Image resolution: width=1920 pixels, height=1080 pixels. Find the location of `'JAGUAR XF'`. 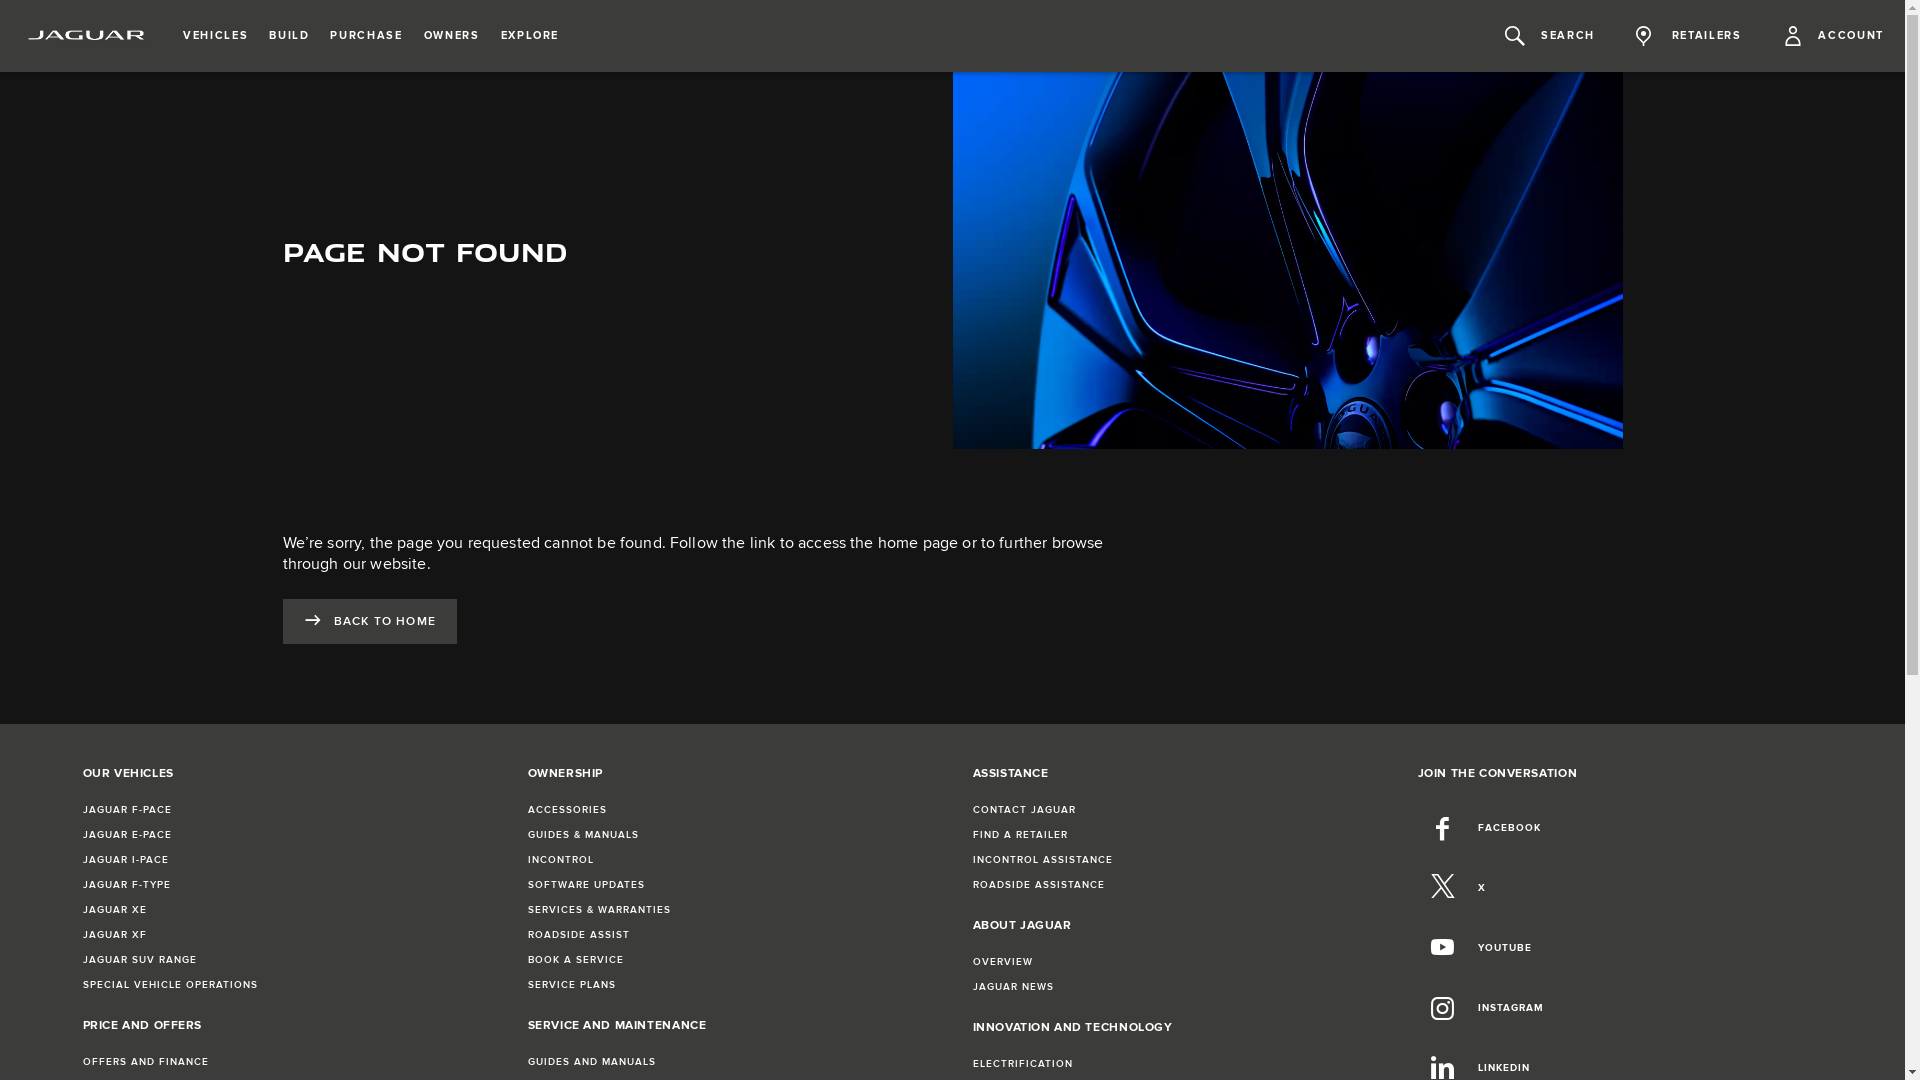

'JAGUAR XF' is located at coordinates (113, 934).